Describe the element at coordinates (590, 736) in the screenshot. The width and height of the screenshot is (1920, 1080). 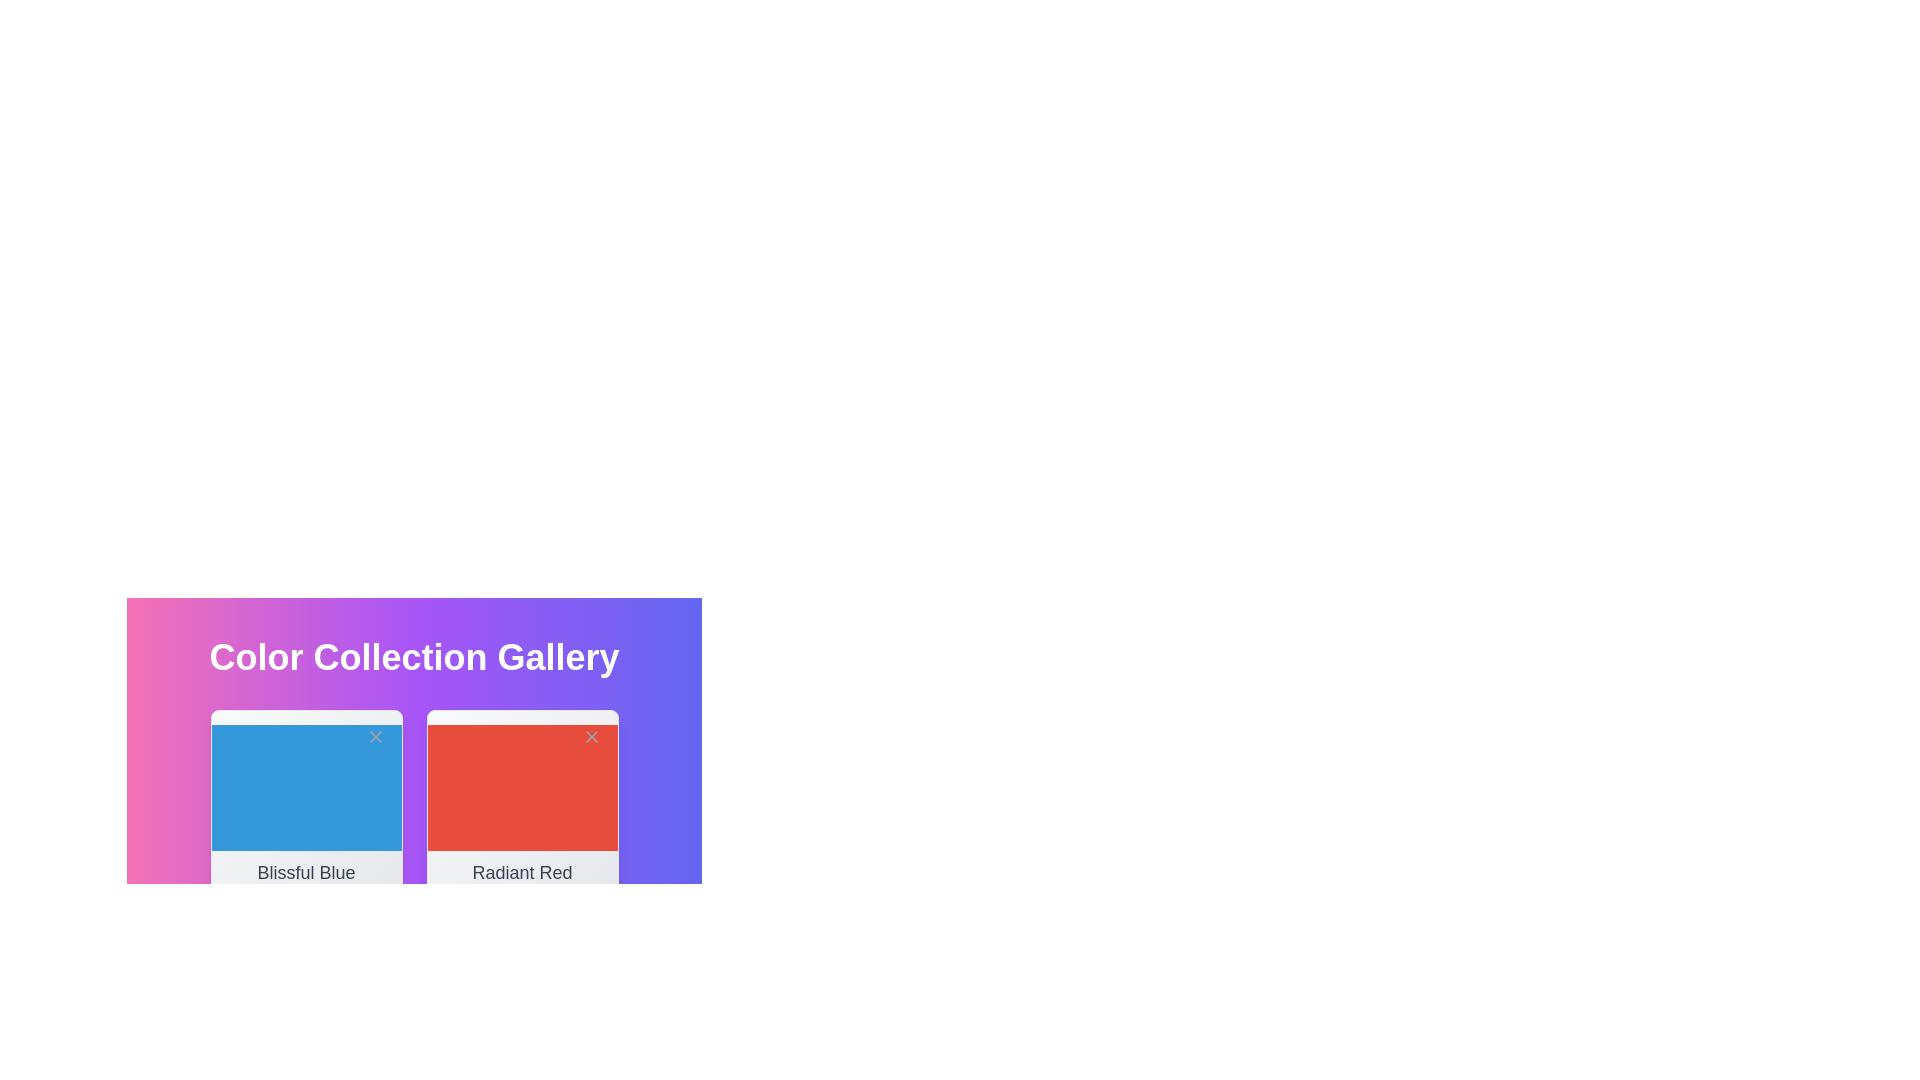
I see `the button containing the 'X' icon in the top-right corner of the 'Radiant Red' card` at that location.